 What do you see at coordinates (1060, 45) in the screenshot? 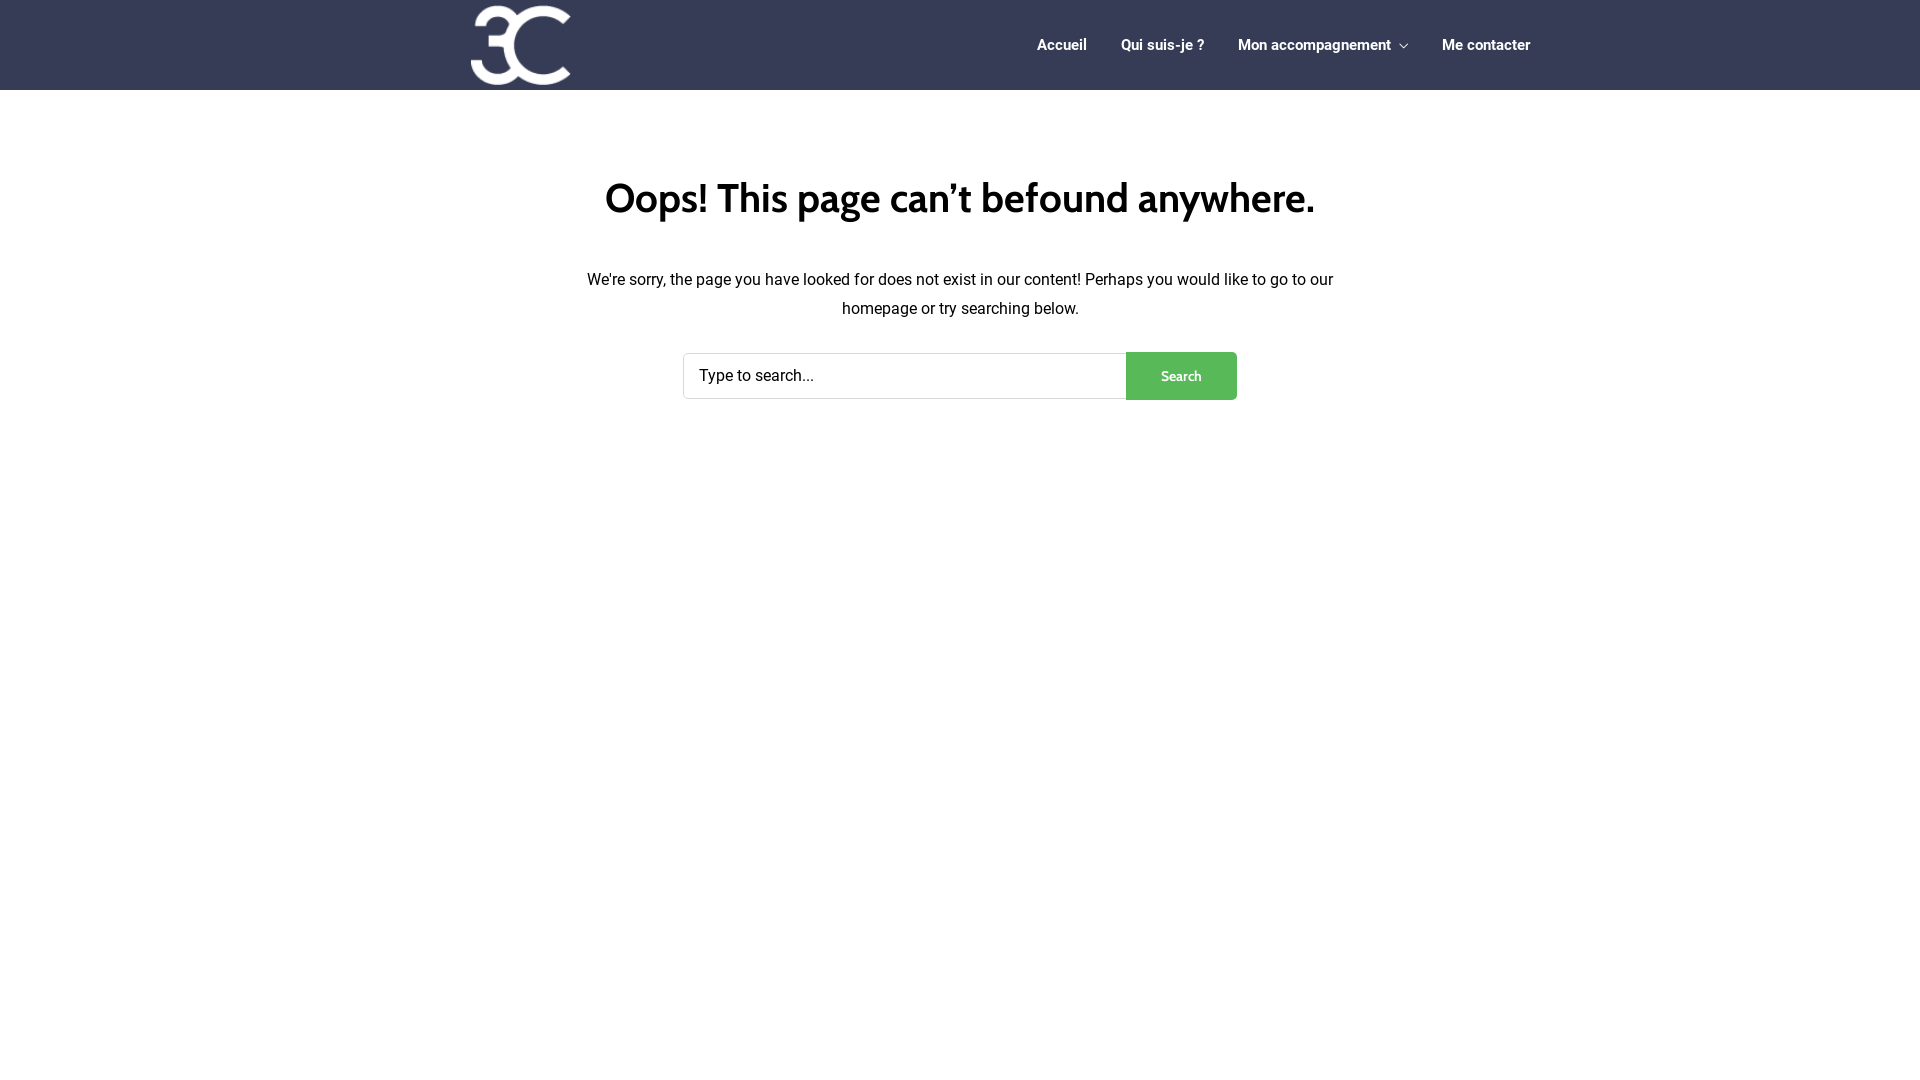
I see `'Accueil'` at bounding box center [1060, 45].